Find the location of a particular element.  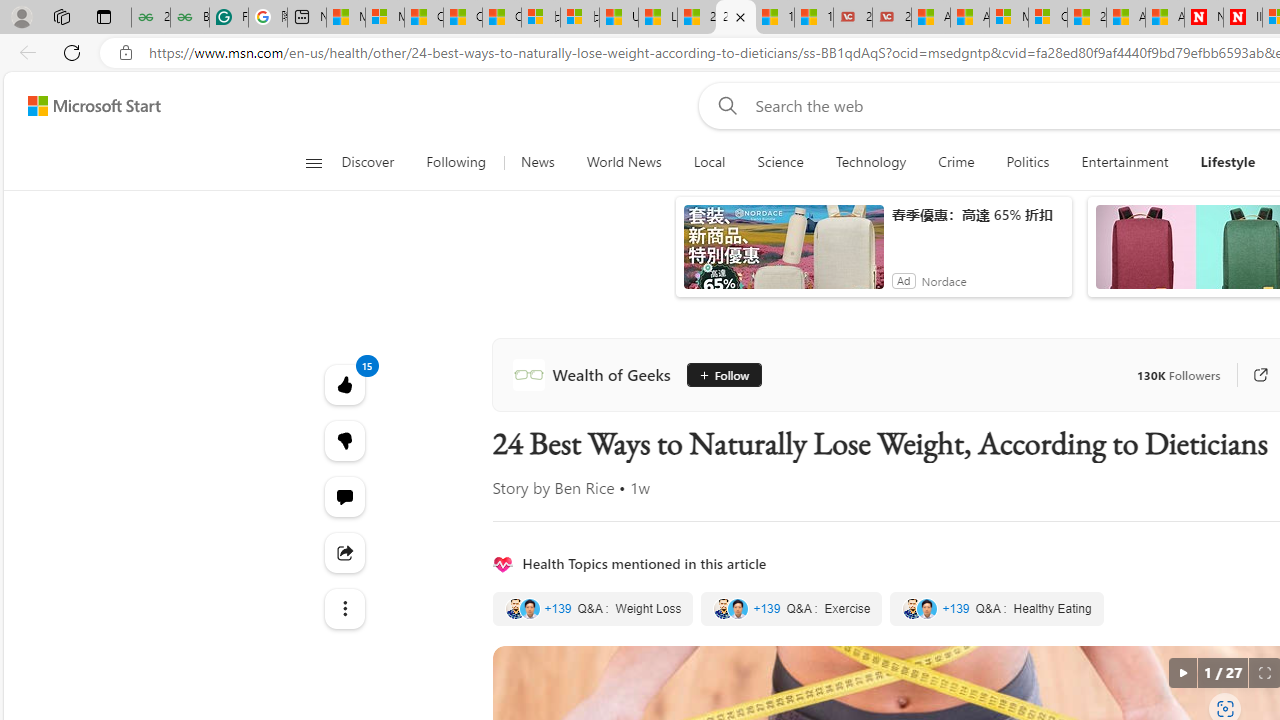

'20 Ways to Boost Your Protein Intake at Every Meal' is located at coordinates (1085, 17).